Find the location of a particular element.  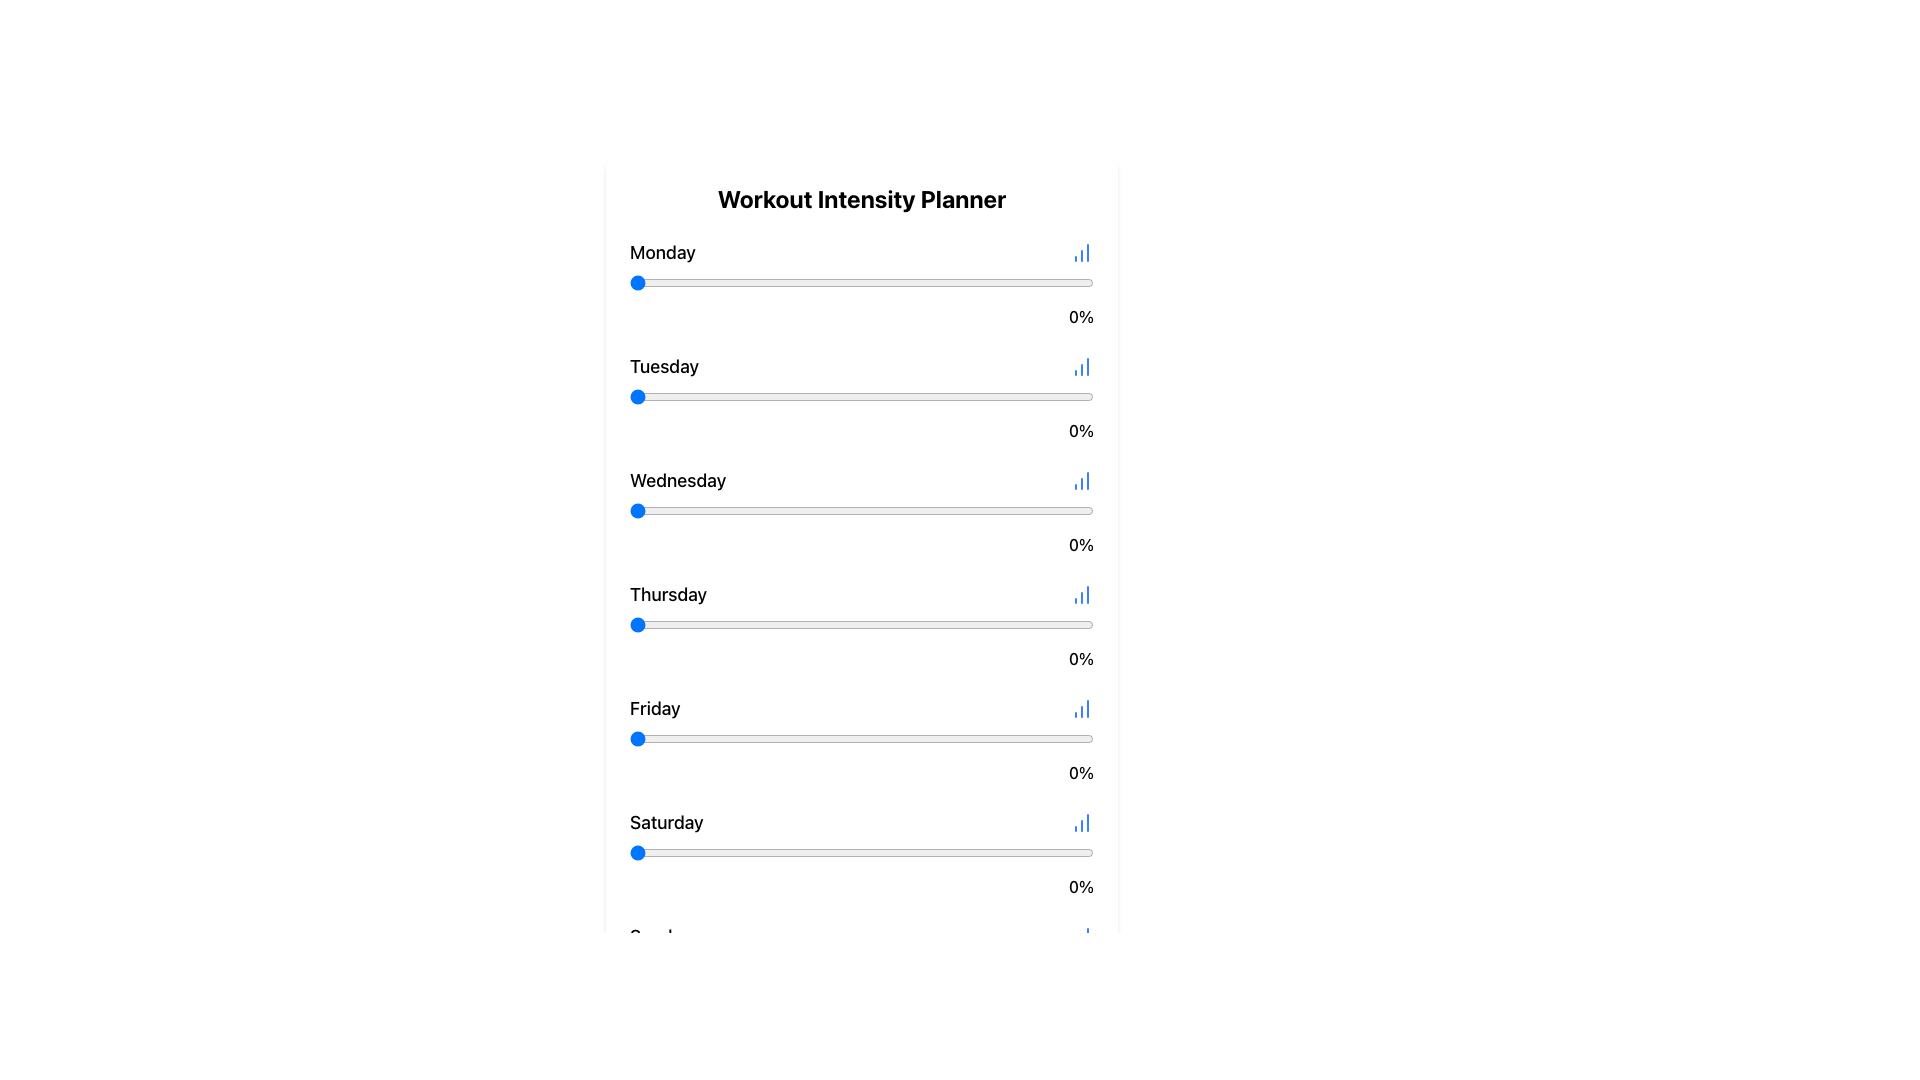

the Tuesday intensity level is located at coordinates (763, 397).